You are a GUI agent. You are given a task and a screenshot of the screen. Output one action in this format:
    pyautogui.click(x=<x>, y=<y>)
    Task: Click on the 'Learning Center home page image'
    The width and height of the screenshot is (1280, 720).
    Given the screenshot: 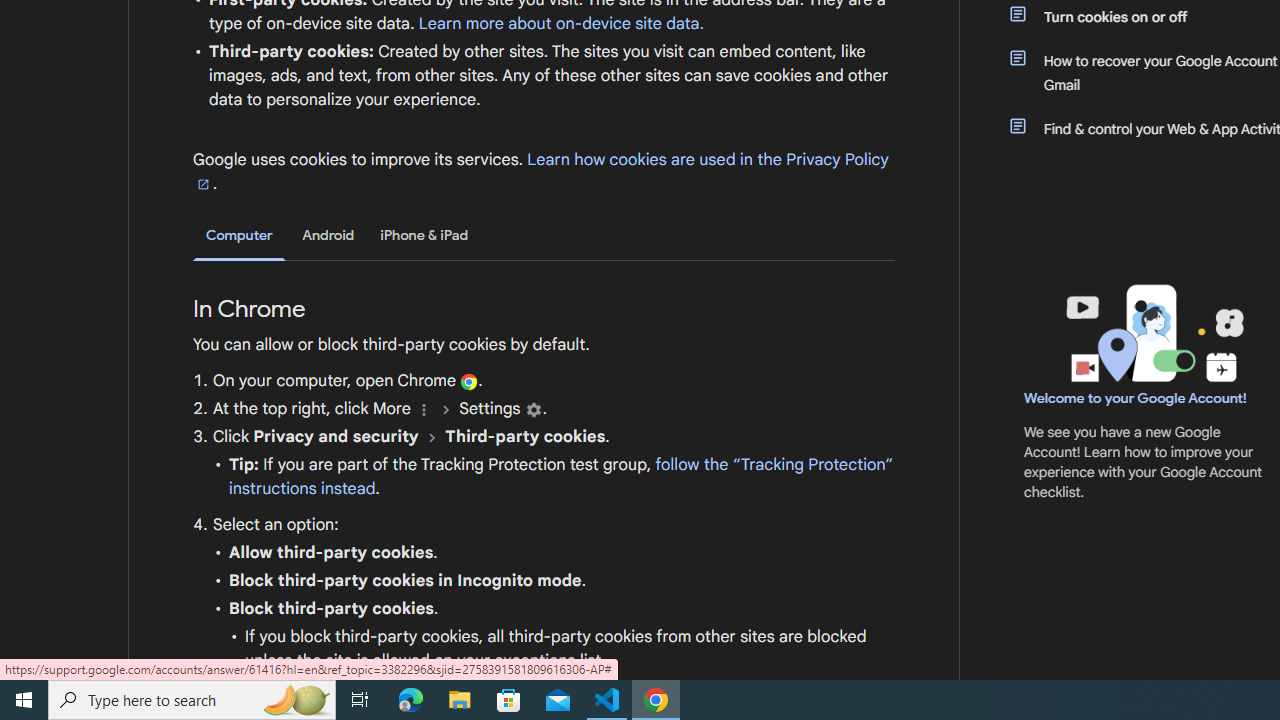 What is the action you would take?
    pyautogui.click(x=1152, y=332)
    